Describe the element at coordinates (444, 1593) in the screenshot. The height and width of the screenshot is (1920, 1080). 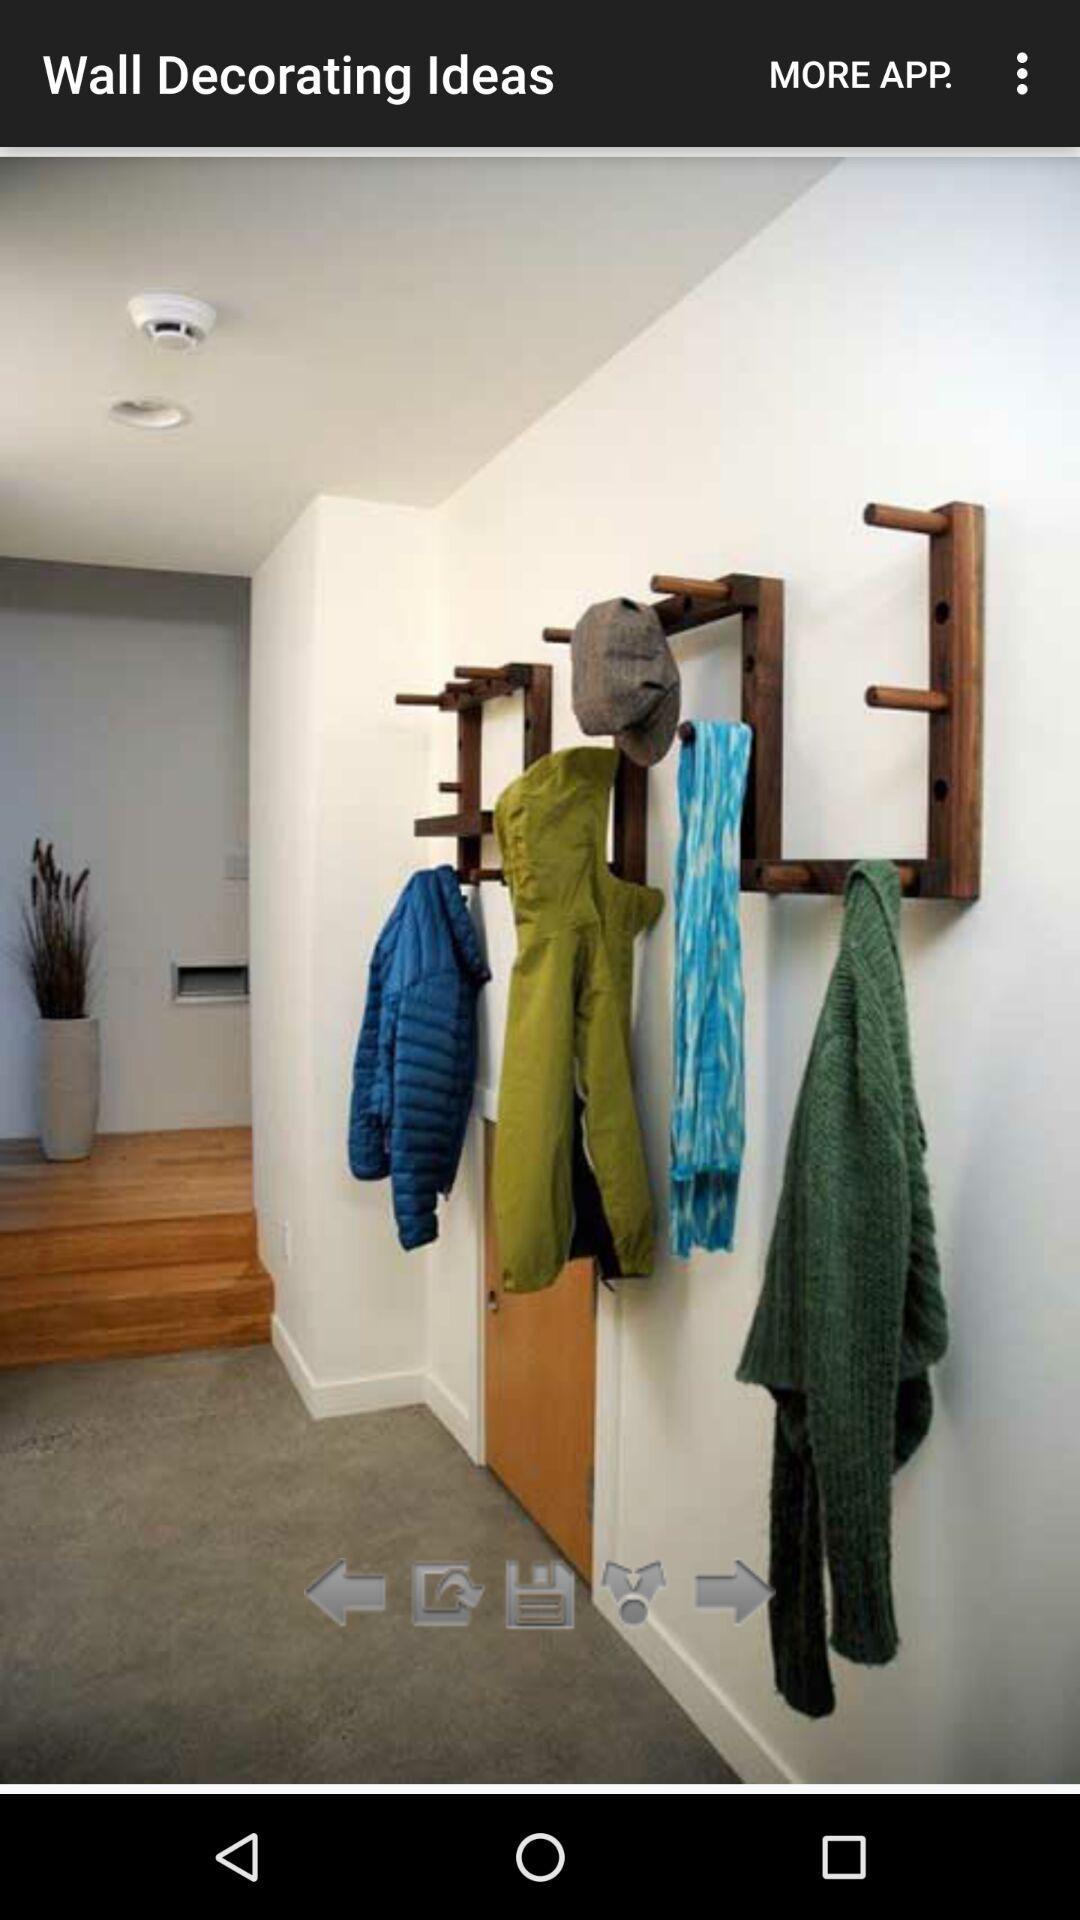
I see `app below wall decorating ideas item` at that location.